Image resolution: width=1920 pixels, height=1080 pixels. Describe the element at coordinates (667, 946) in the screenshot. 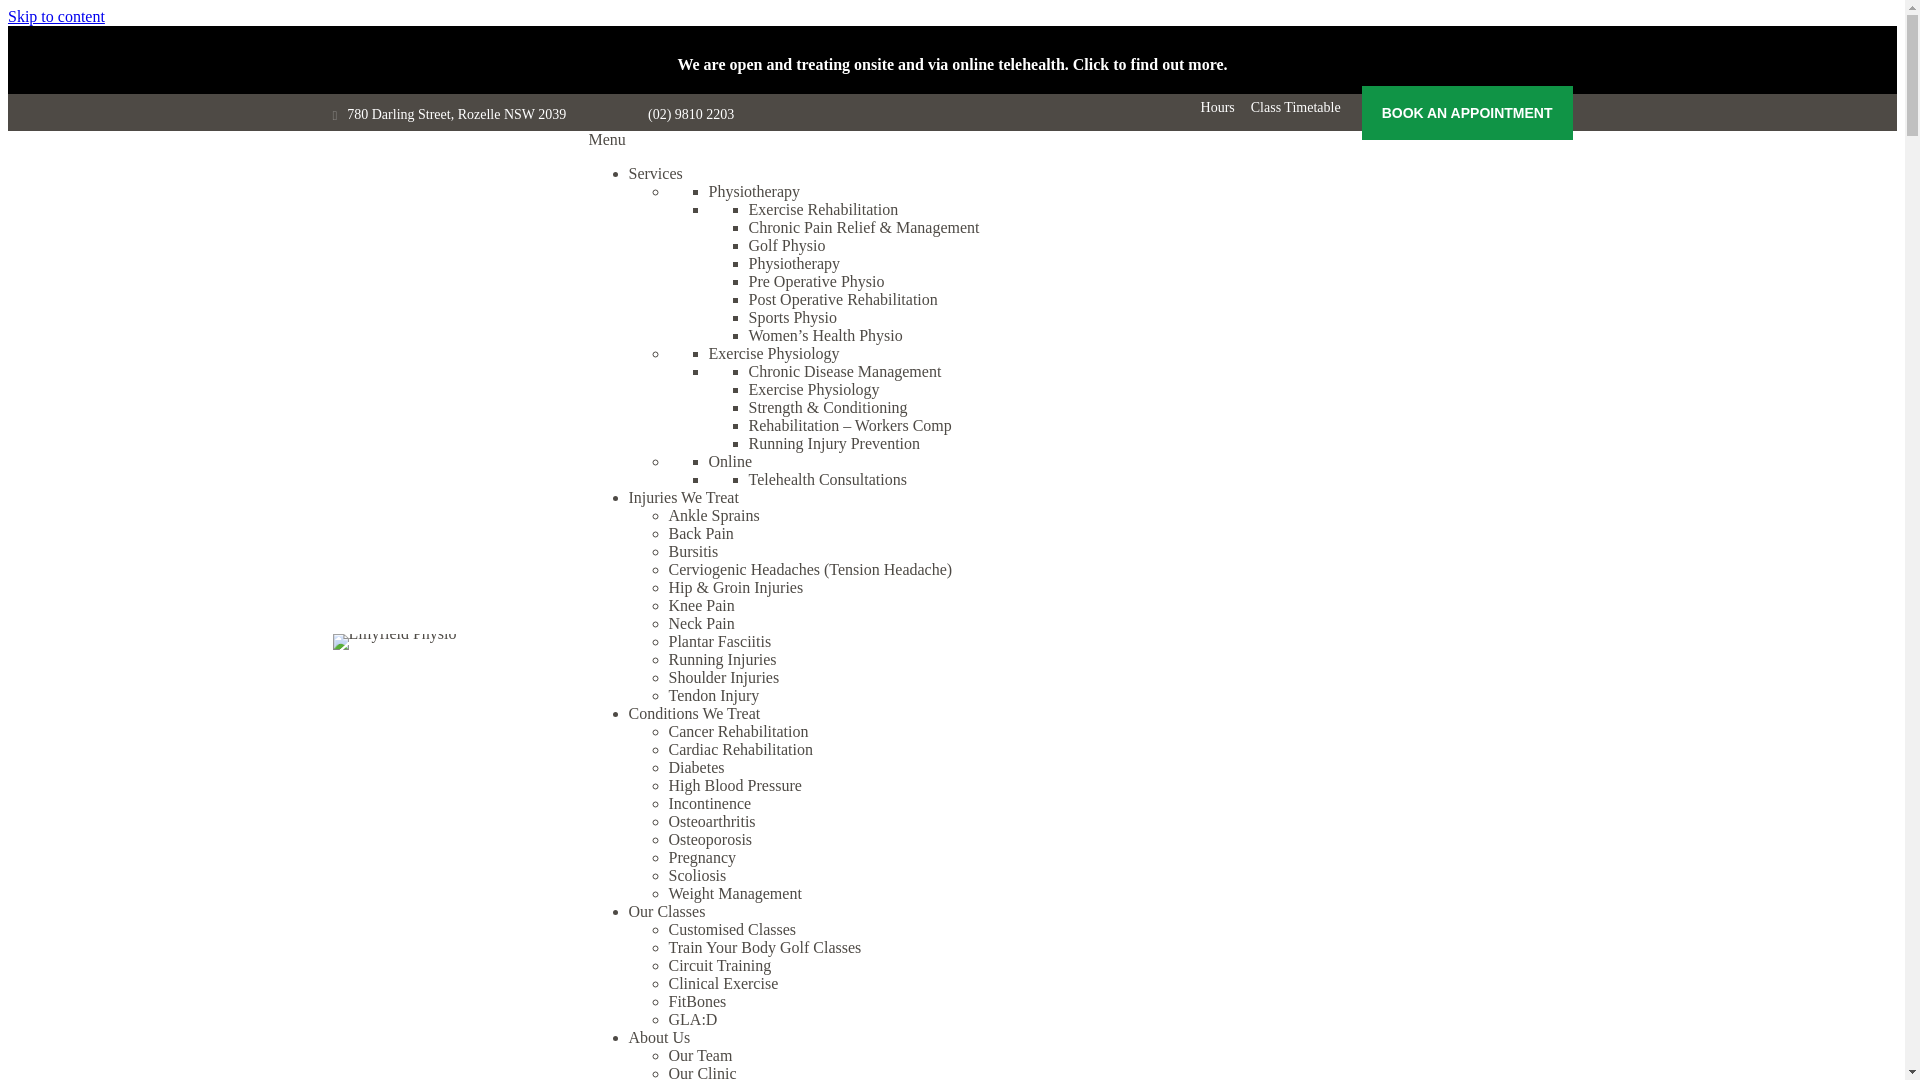

I see `'Train Your Body Golf Classes'` at that location.